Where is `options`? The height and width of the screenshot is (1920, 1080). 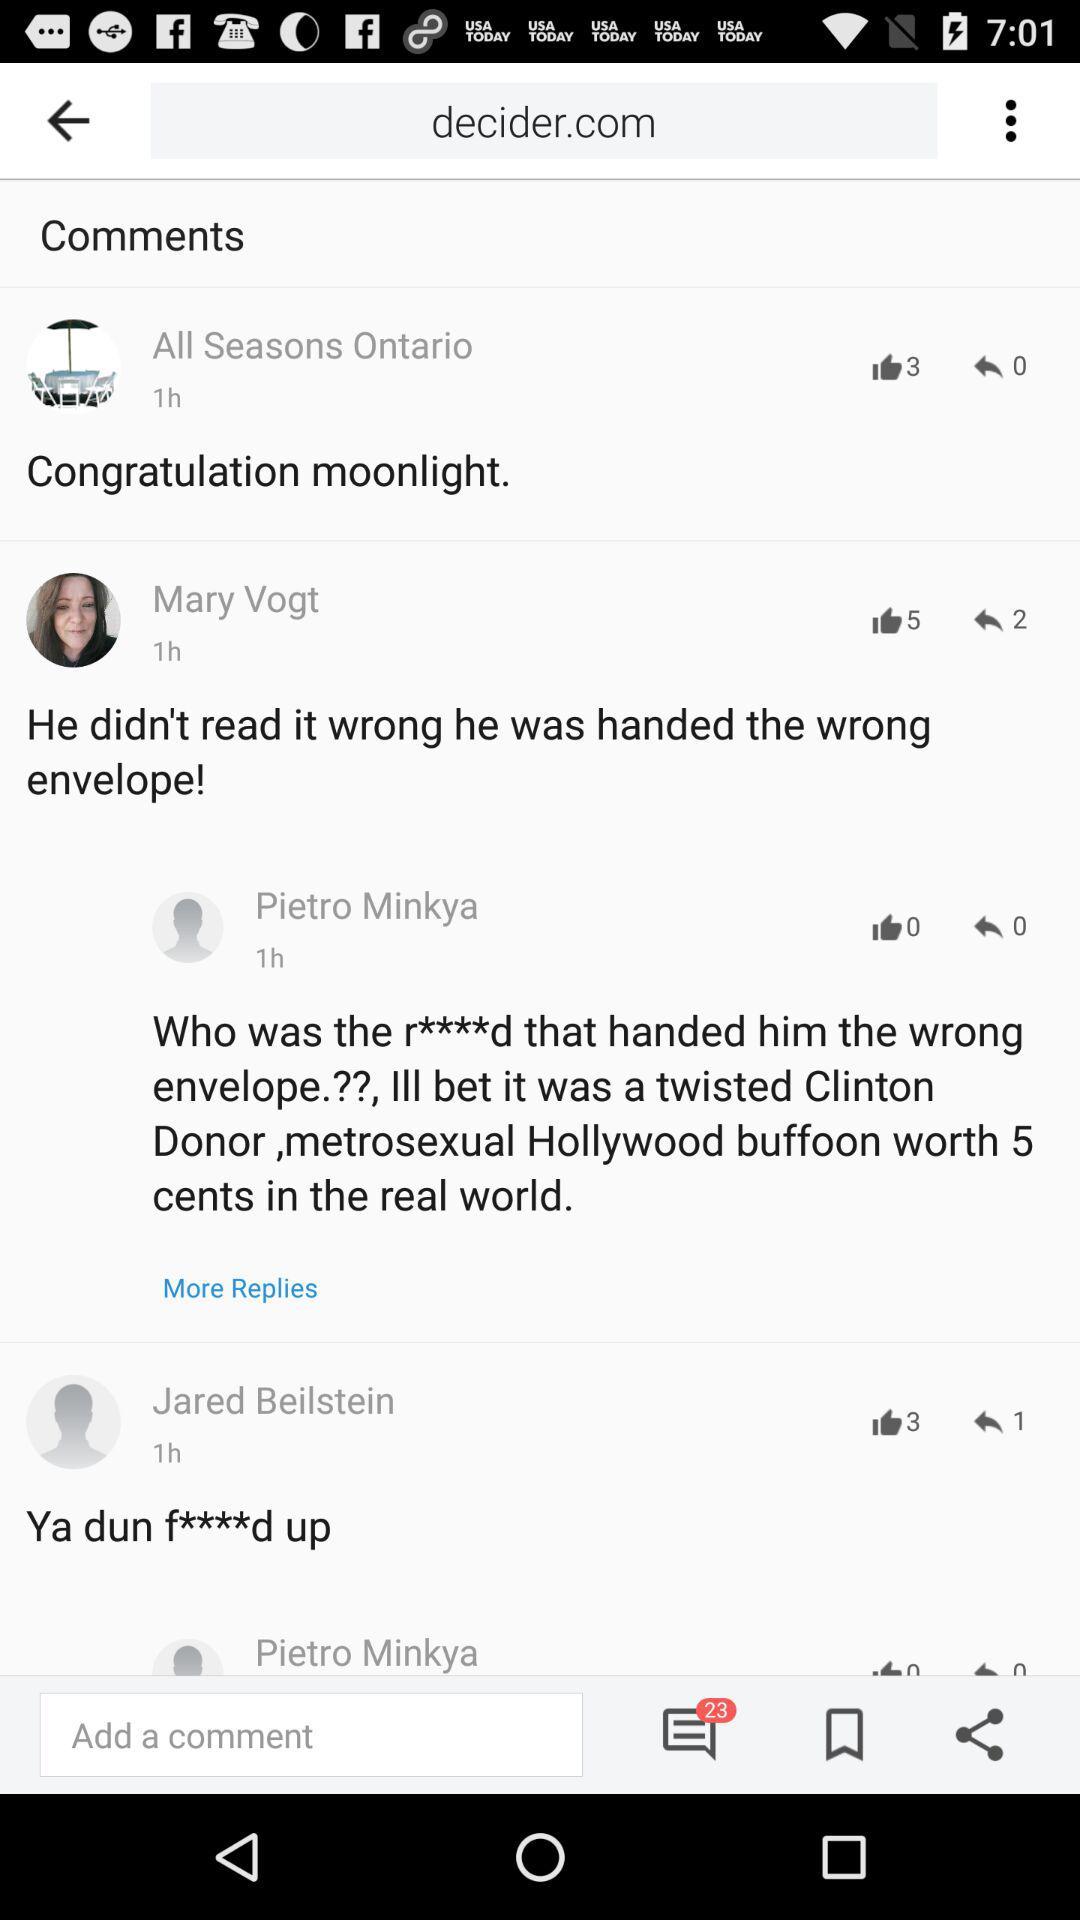 options is located at coordinates (1009, 119).